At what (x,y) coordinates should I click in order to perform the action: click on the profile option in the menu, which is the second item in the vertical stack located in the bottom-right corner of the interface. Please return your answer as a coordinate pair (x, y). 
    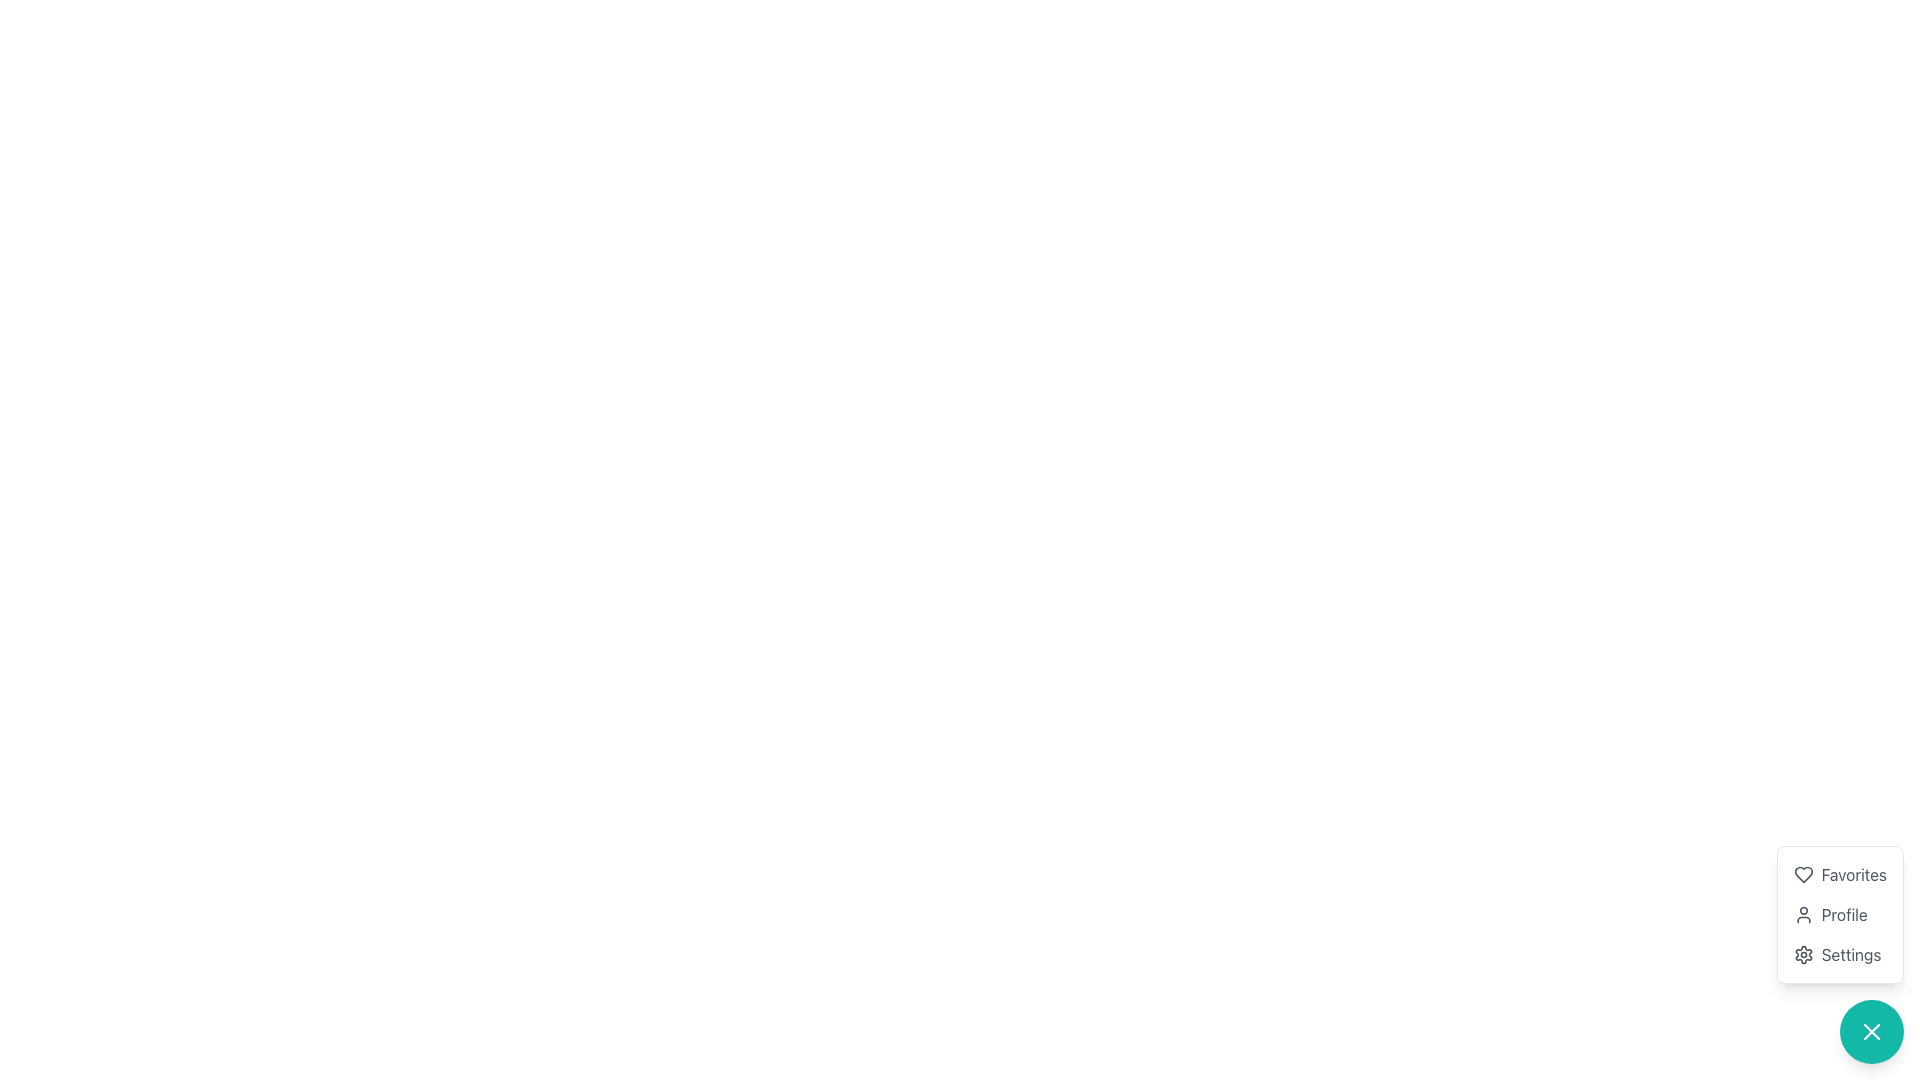
    Looking at the image, I should click on (1840, 914).